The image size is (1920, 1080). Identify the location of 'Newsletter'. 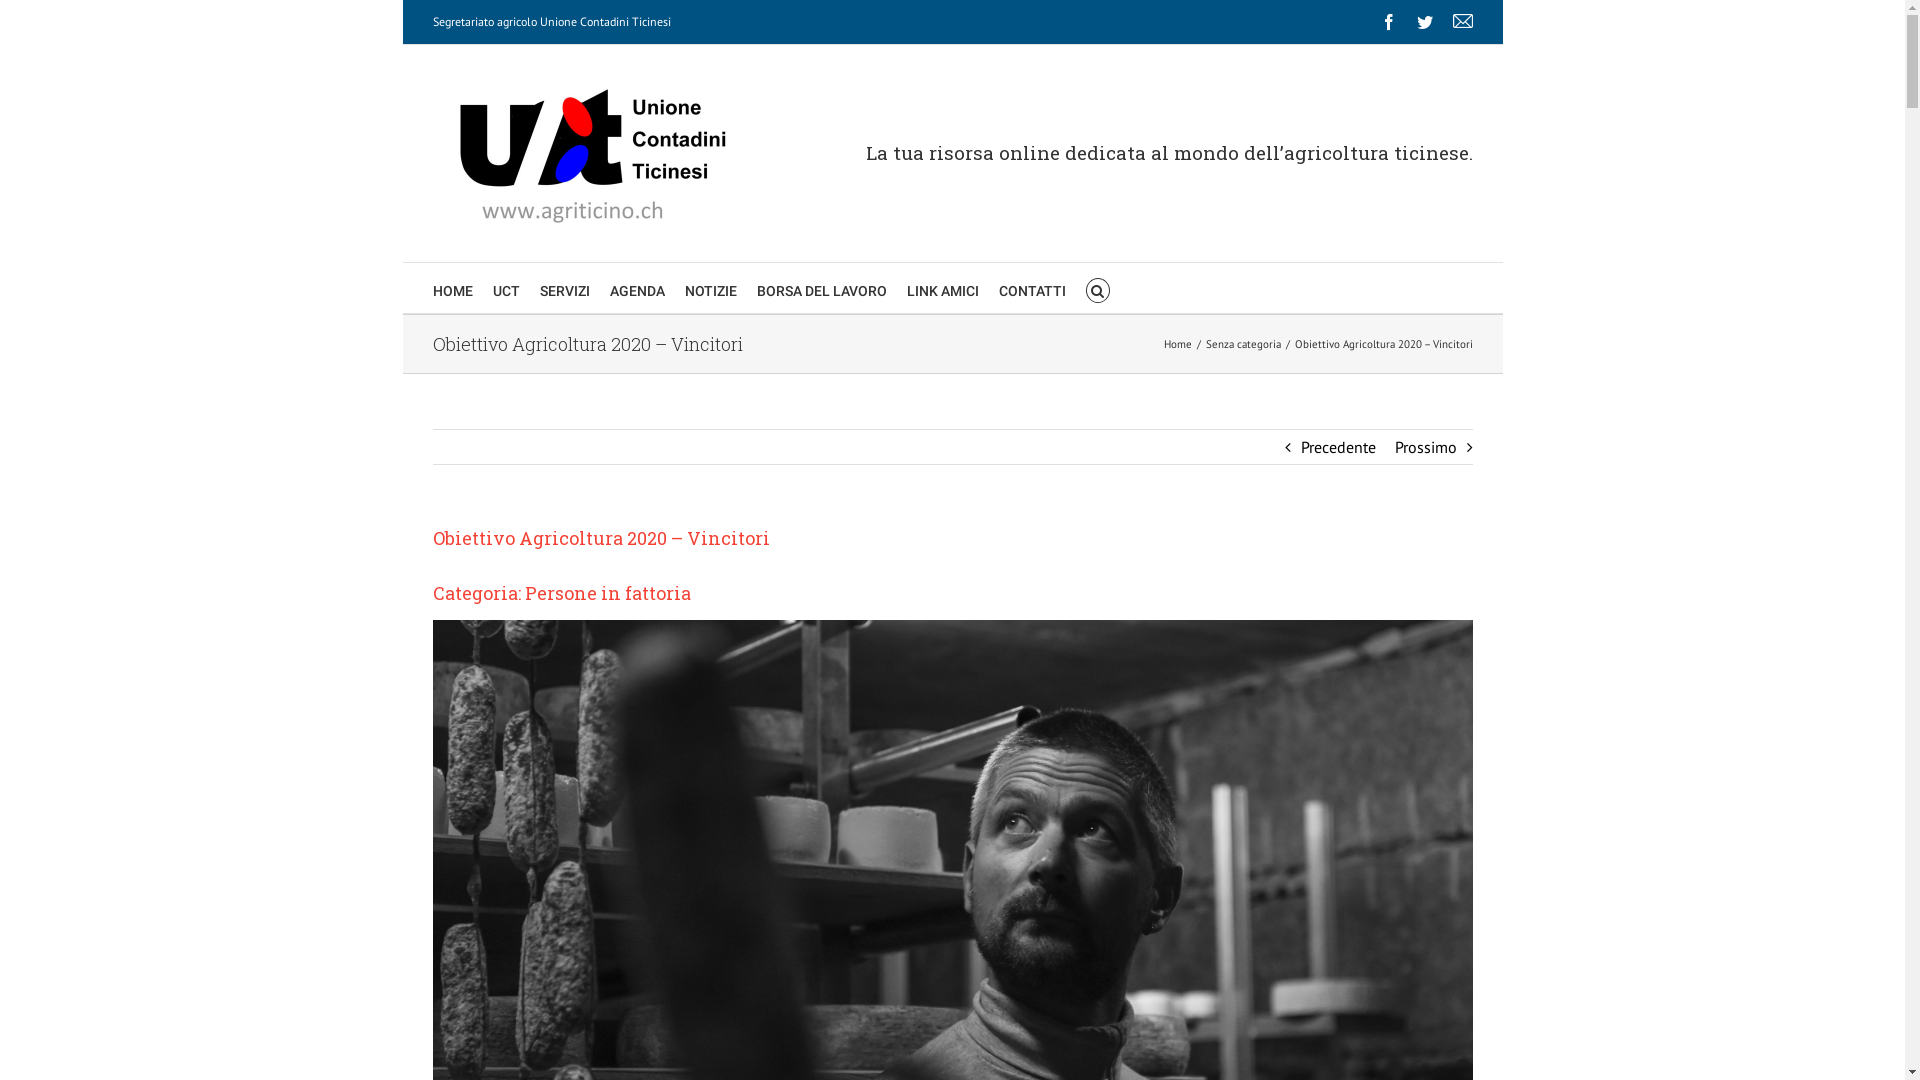
(1462, 22).